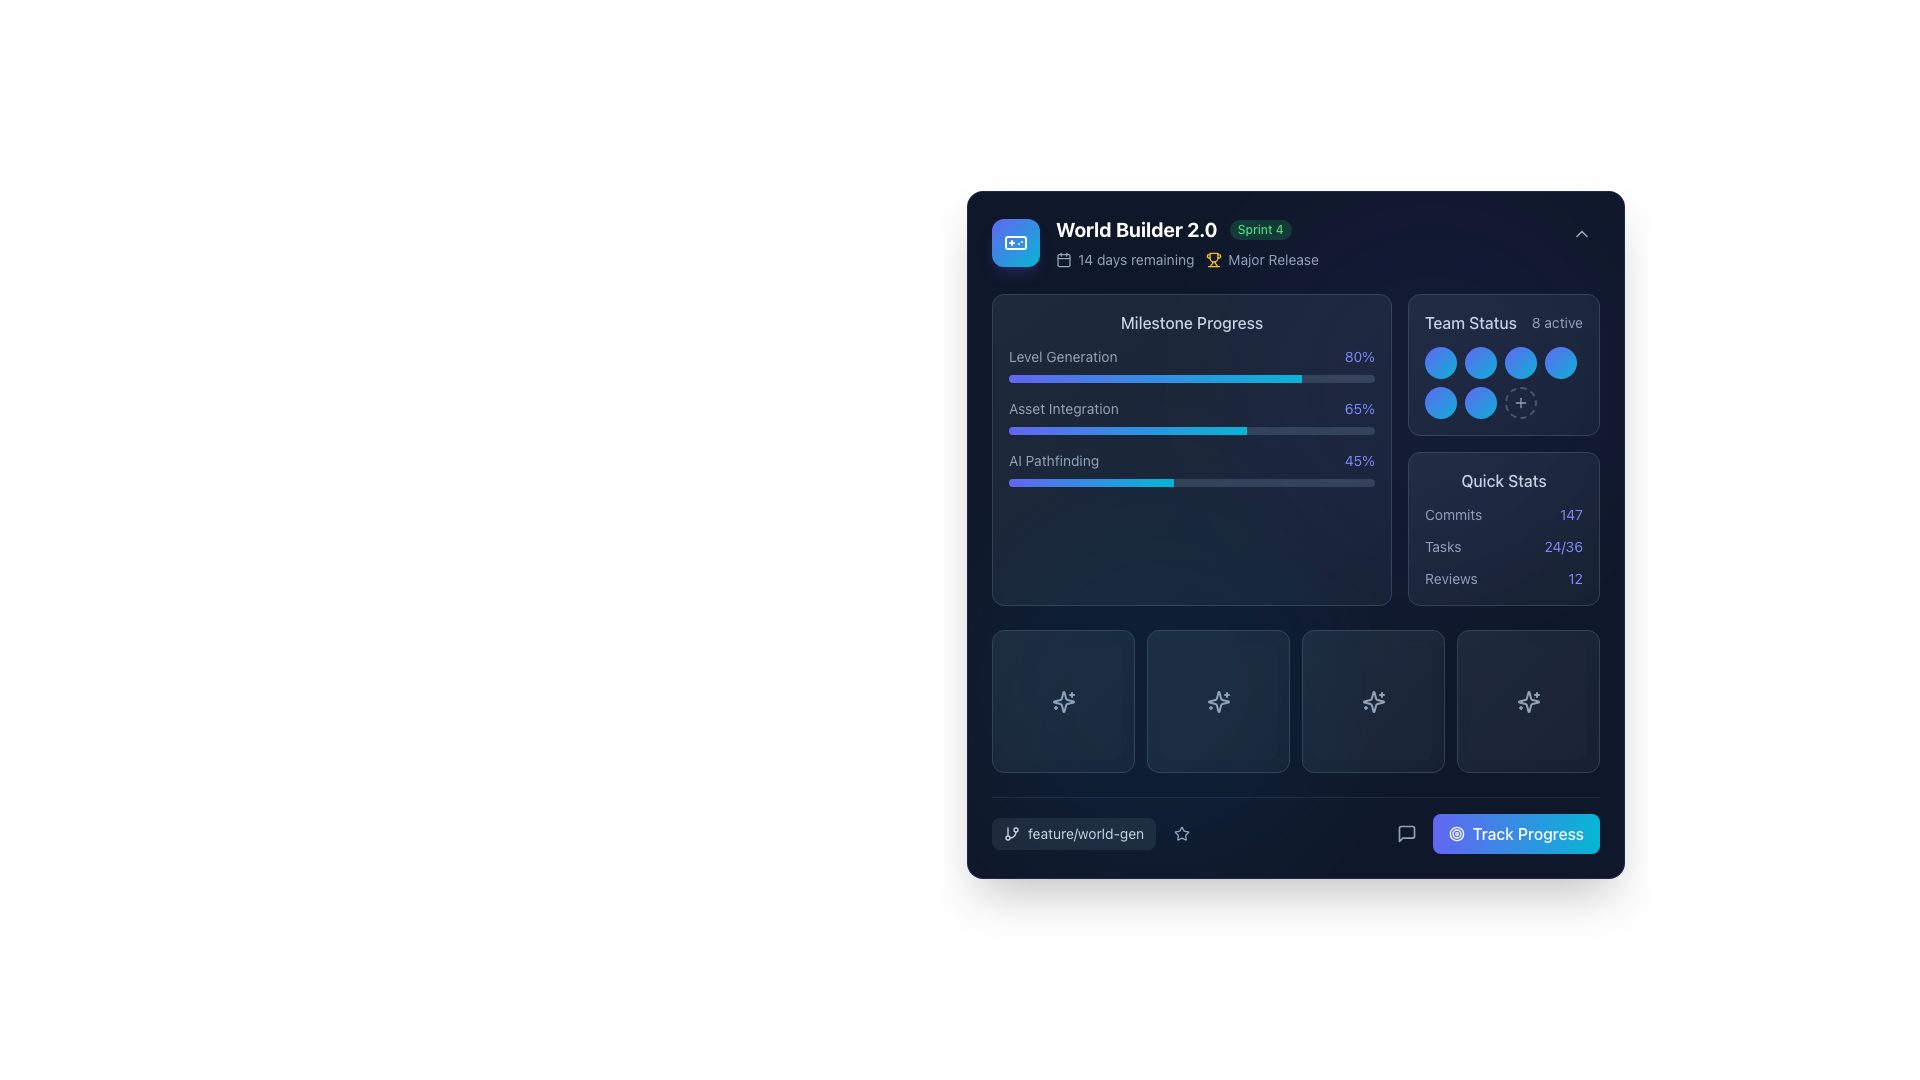 The width and height of the screenshot is (1920, 1080). Describe the element at coordinates (1359, 461) in the screenshot. I see `the static text element displaying the percentage completion for 'AI Pathfinding', located in the milestone progress panel towards the center-left of the interface` at that location.